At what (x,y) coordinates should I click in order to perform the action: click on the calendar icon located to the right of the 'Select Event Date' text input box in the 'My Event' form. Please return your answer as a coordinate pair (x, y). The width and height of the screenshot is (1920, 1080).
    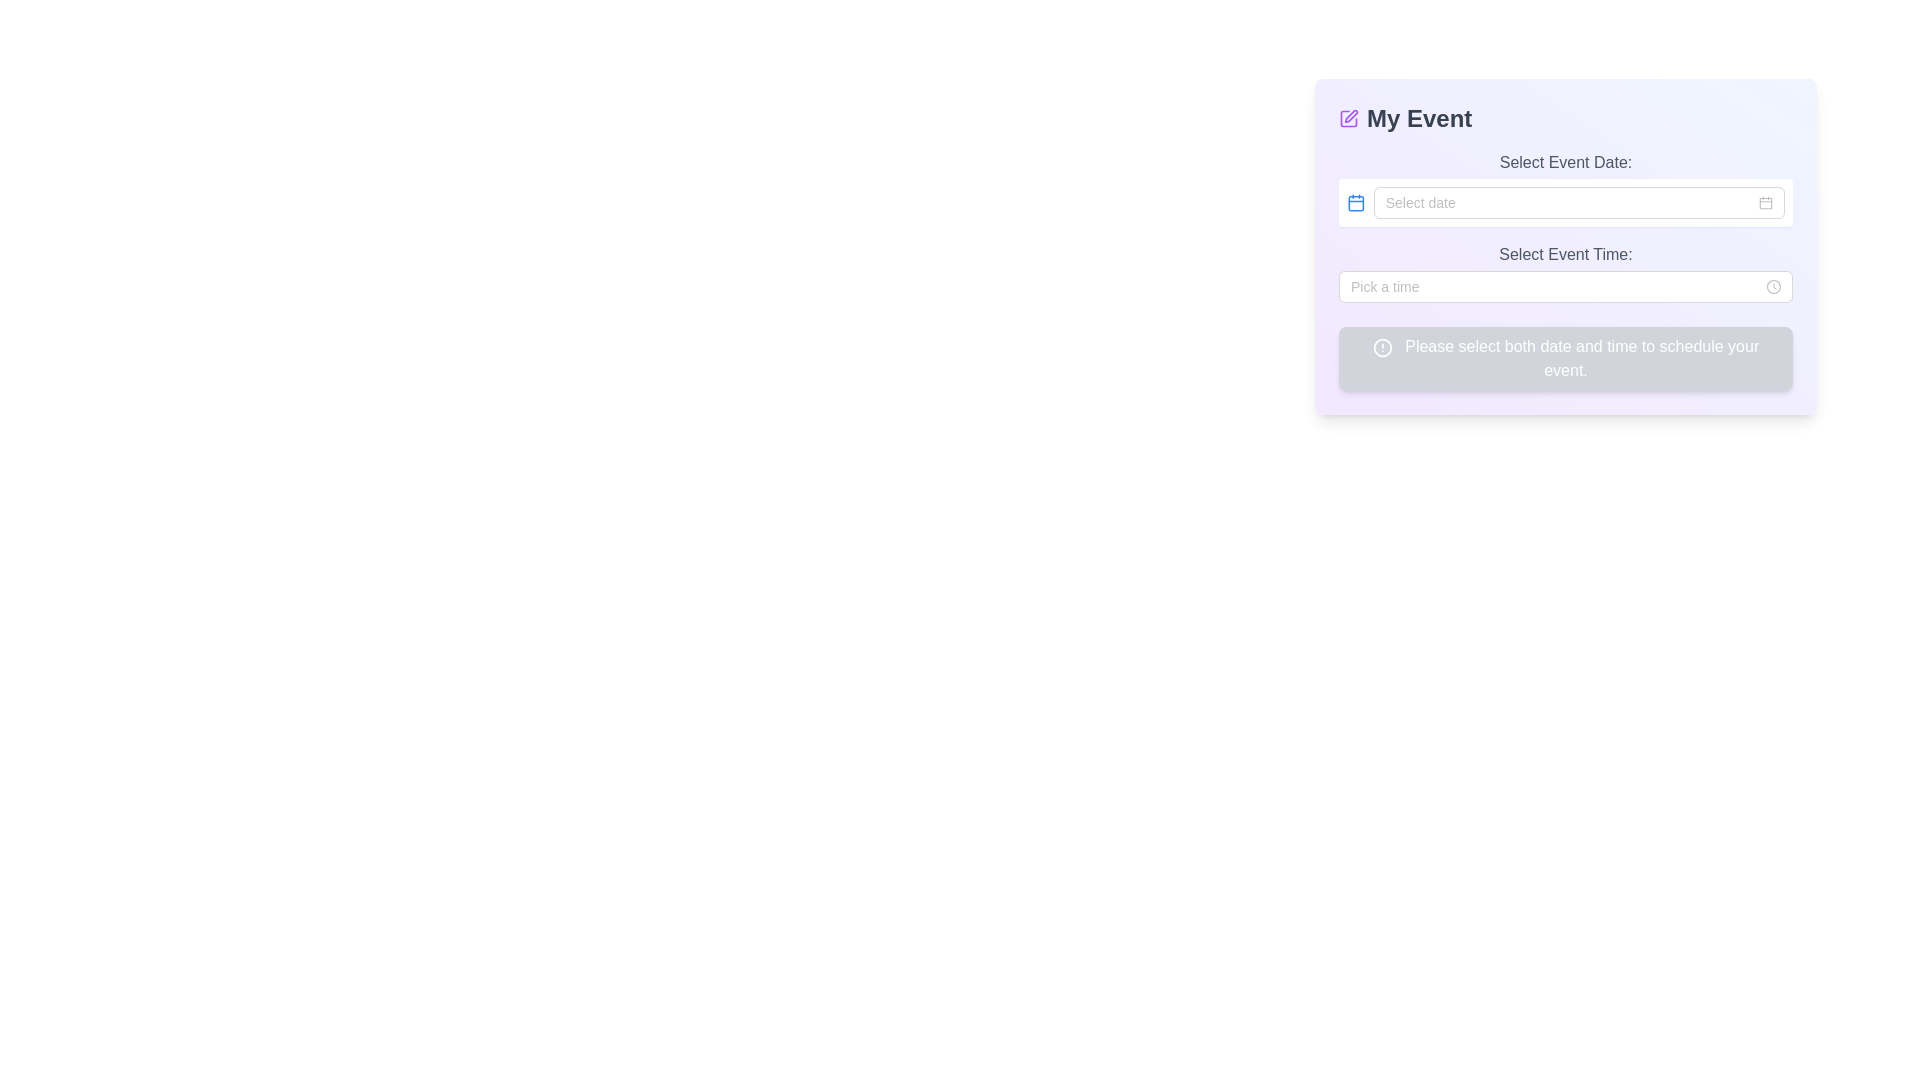
    Looking at the image, I should click on (1766, 203).